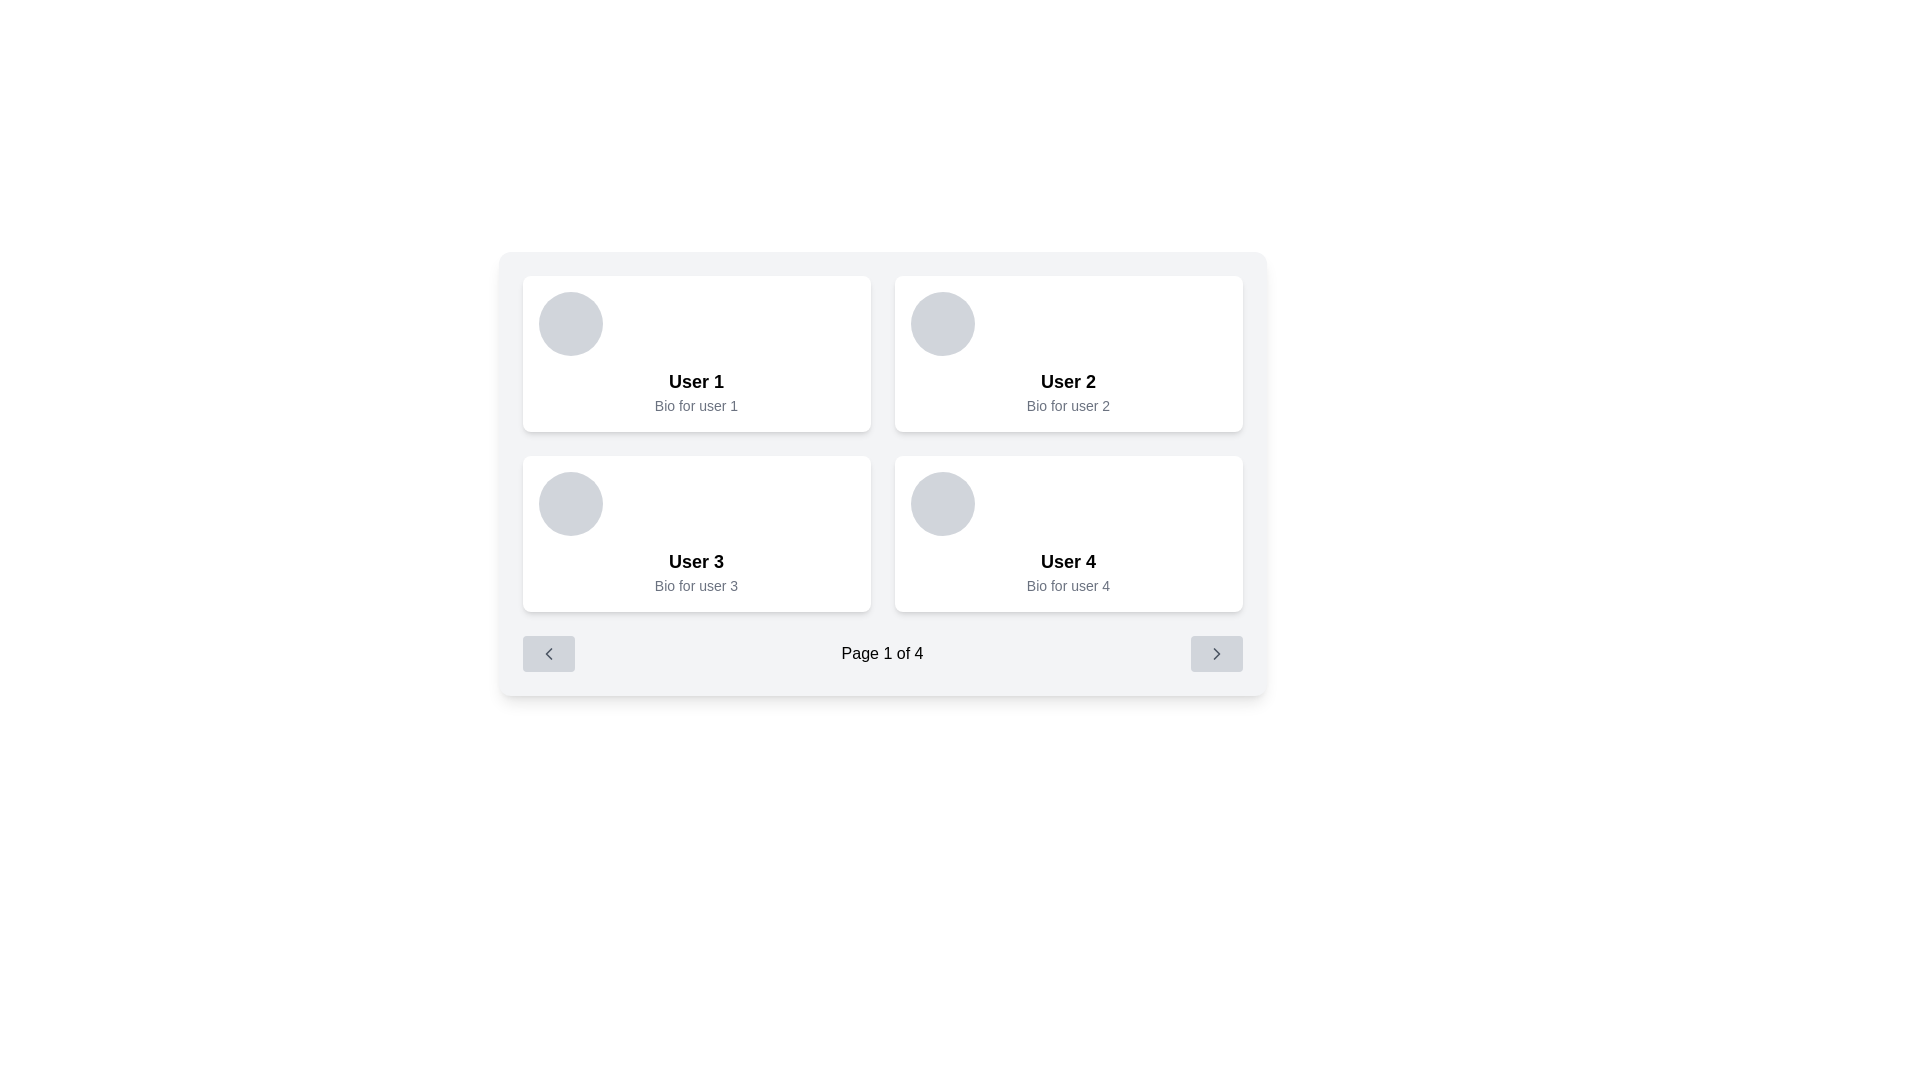 Image resolution: width=1920 pixels, height=1080 pixels. I want to click on the icon-based button located at the bottom left-hand corner of the interface, so click(548, 654).